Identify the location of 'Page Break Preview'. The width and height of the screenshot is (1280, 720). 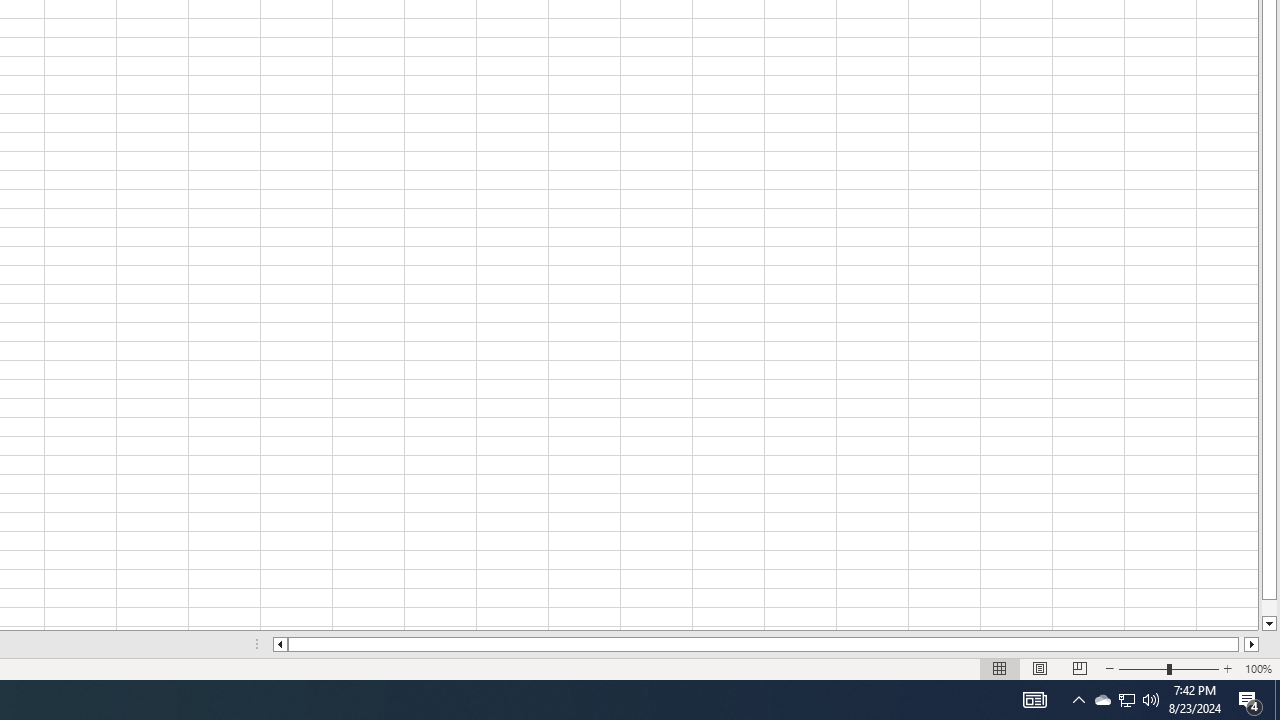
(1078, 669).